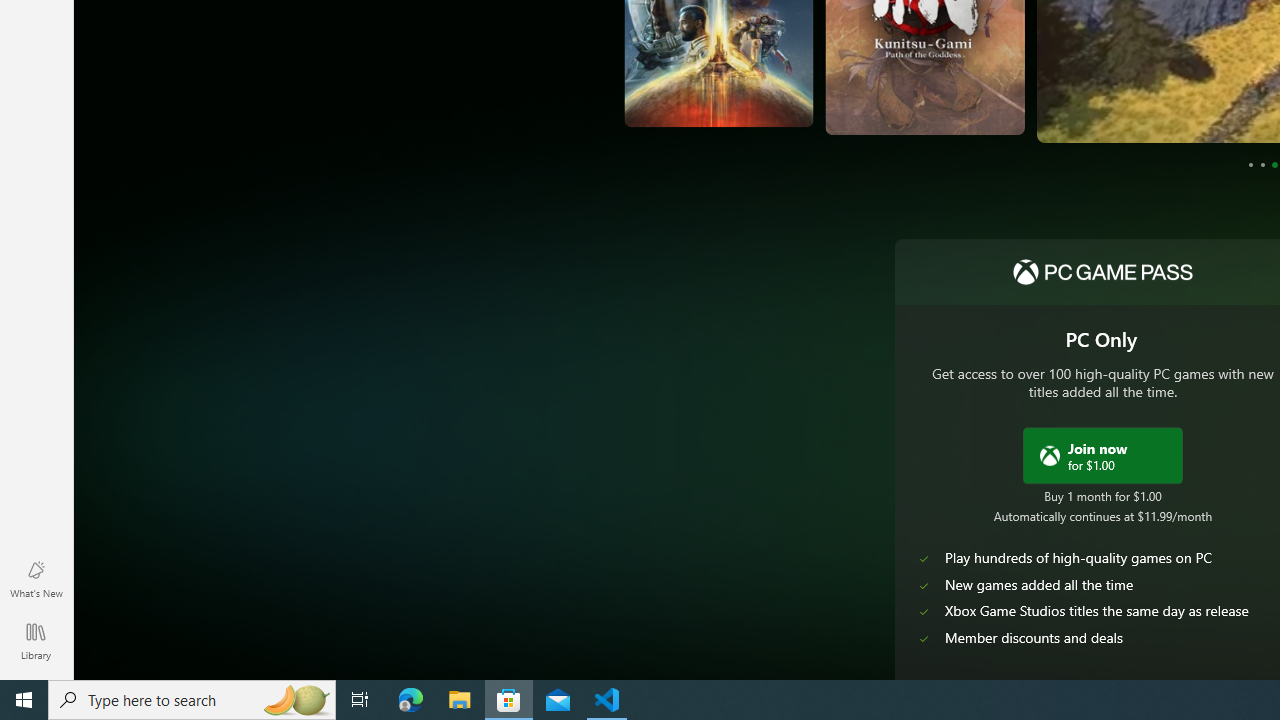  Describe the element at coordinates (1147, 87) in the screenshot. I see `'Dungeons Of Hinterberg'` at that location.